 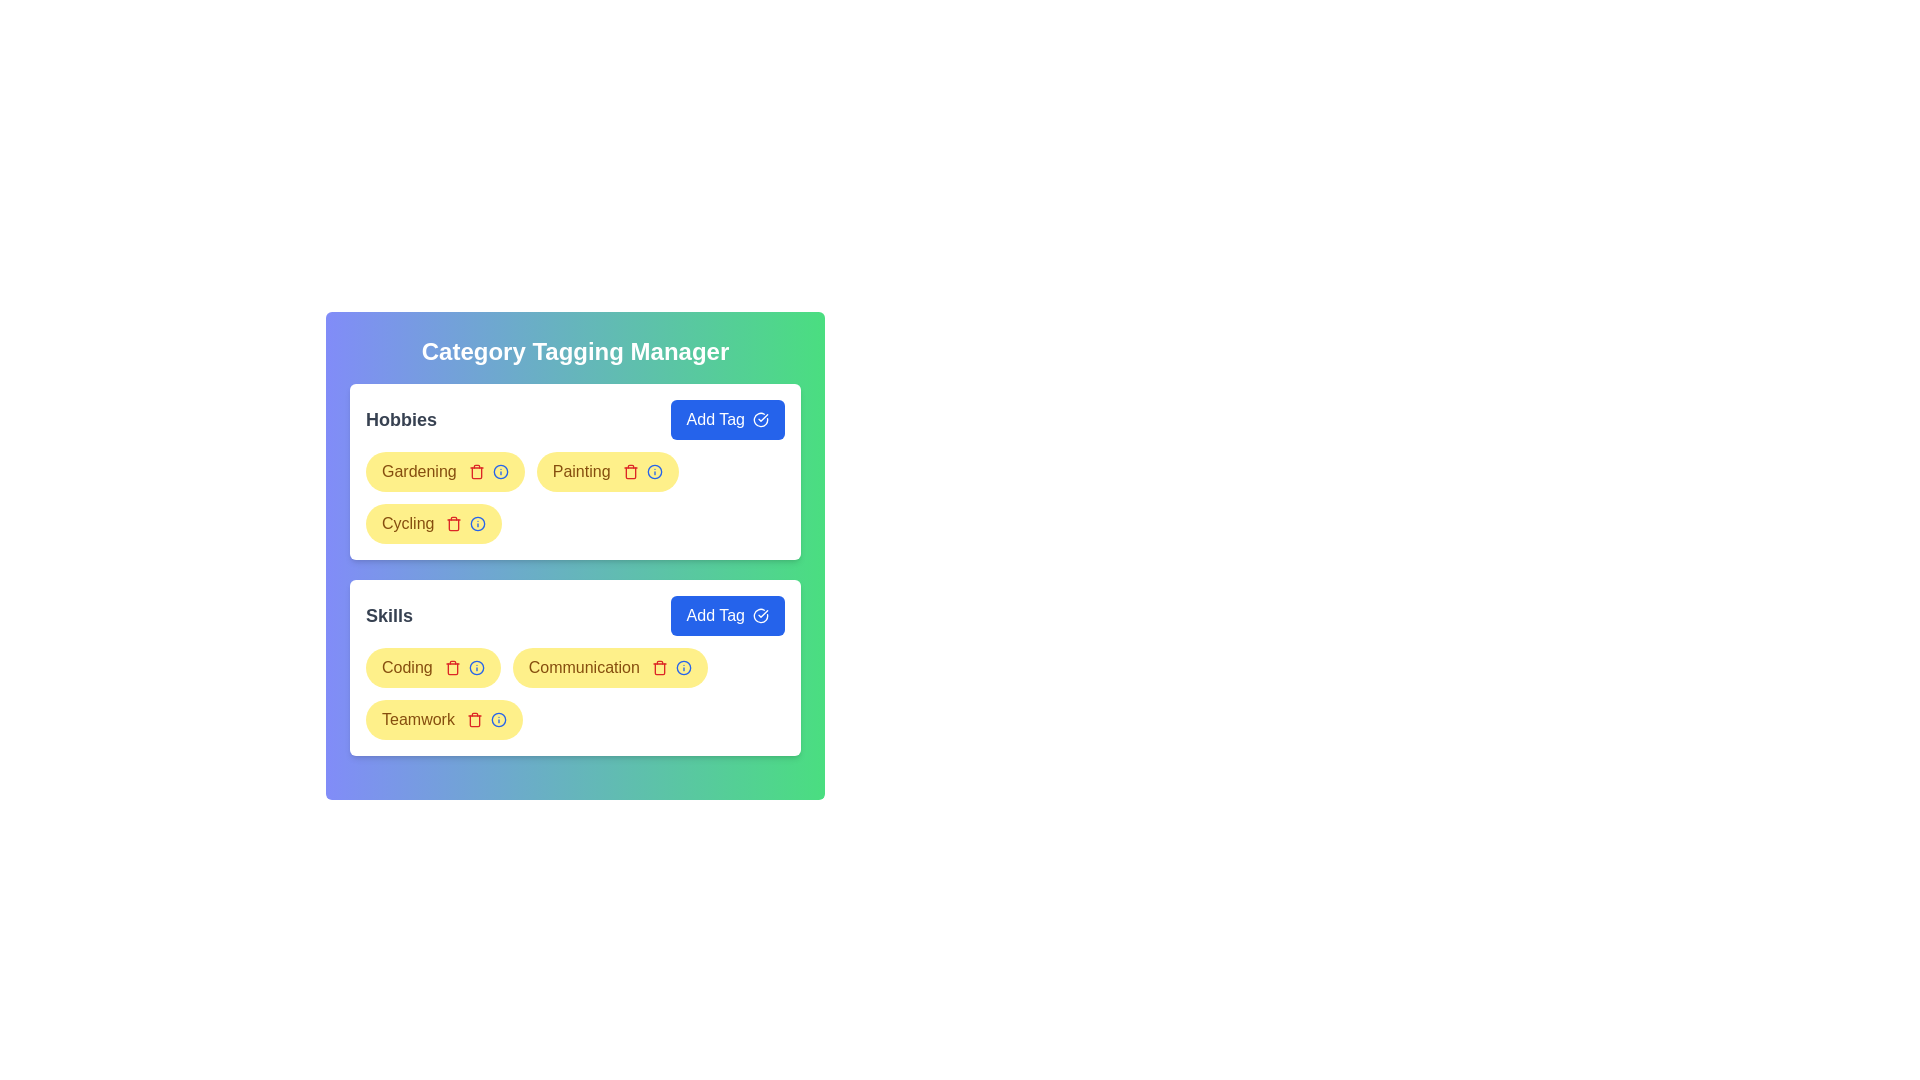 I want to click on the circular Information icon located to the right of the 'Cycling' text label in the 'Hobbies' category, so click(x=500, y=471).